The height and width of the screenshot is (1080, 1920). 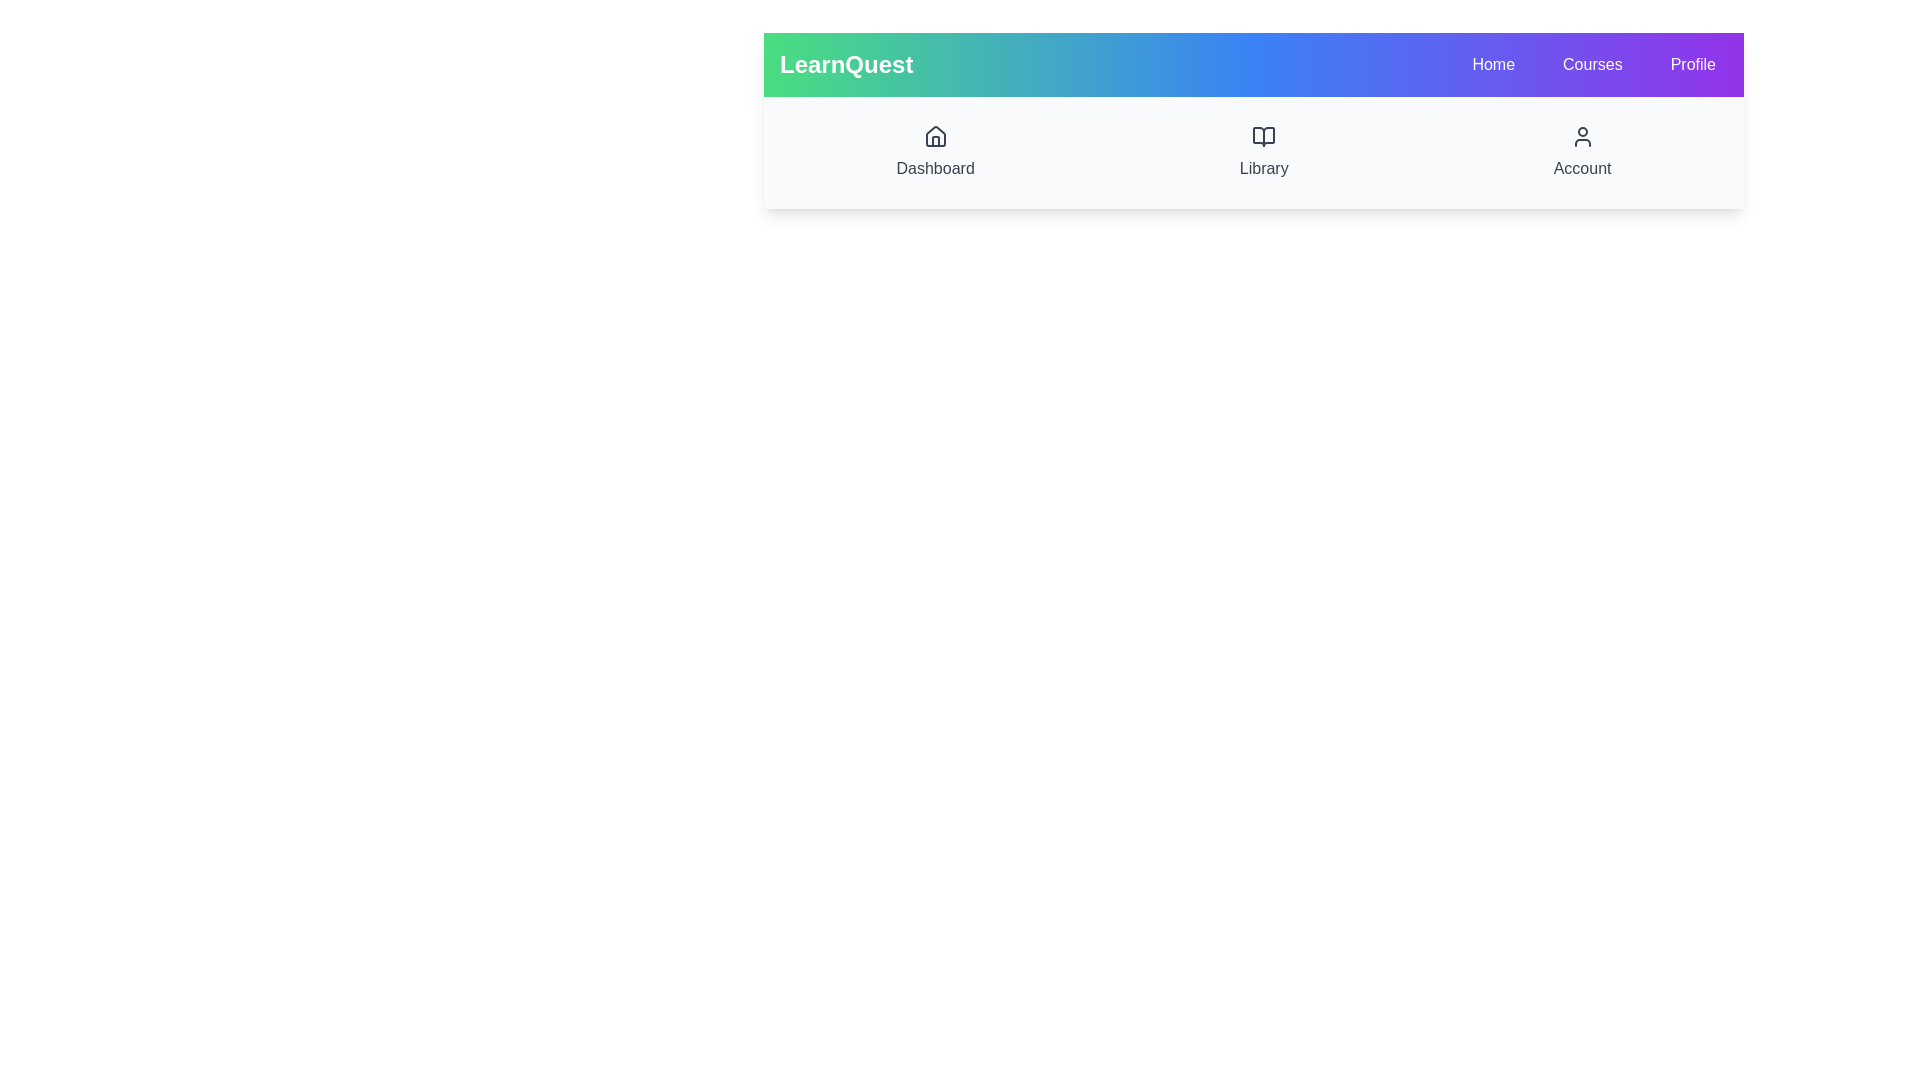 I want to click on the Dashboard to observe its hover effect, so click(x=934, y=152).